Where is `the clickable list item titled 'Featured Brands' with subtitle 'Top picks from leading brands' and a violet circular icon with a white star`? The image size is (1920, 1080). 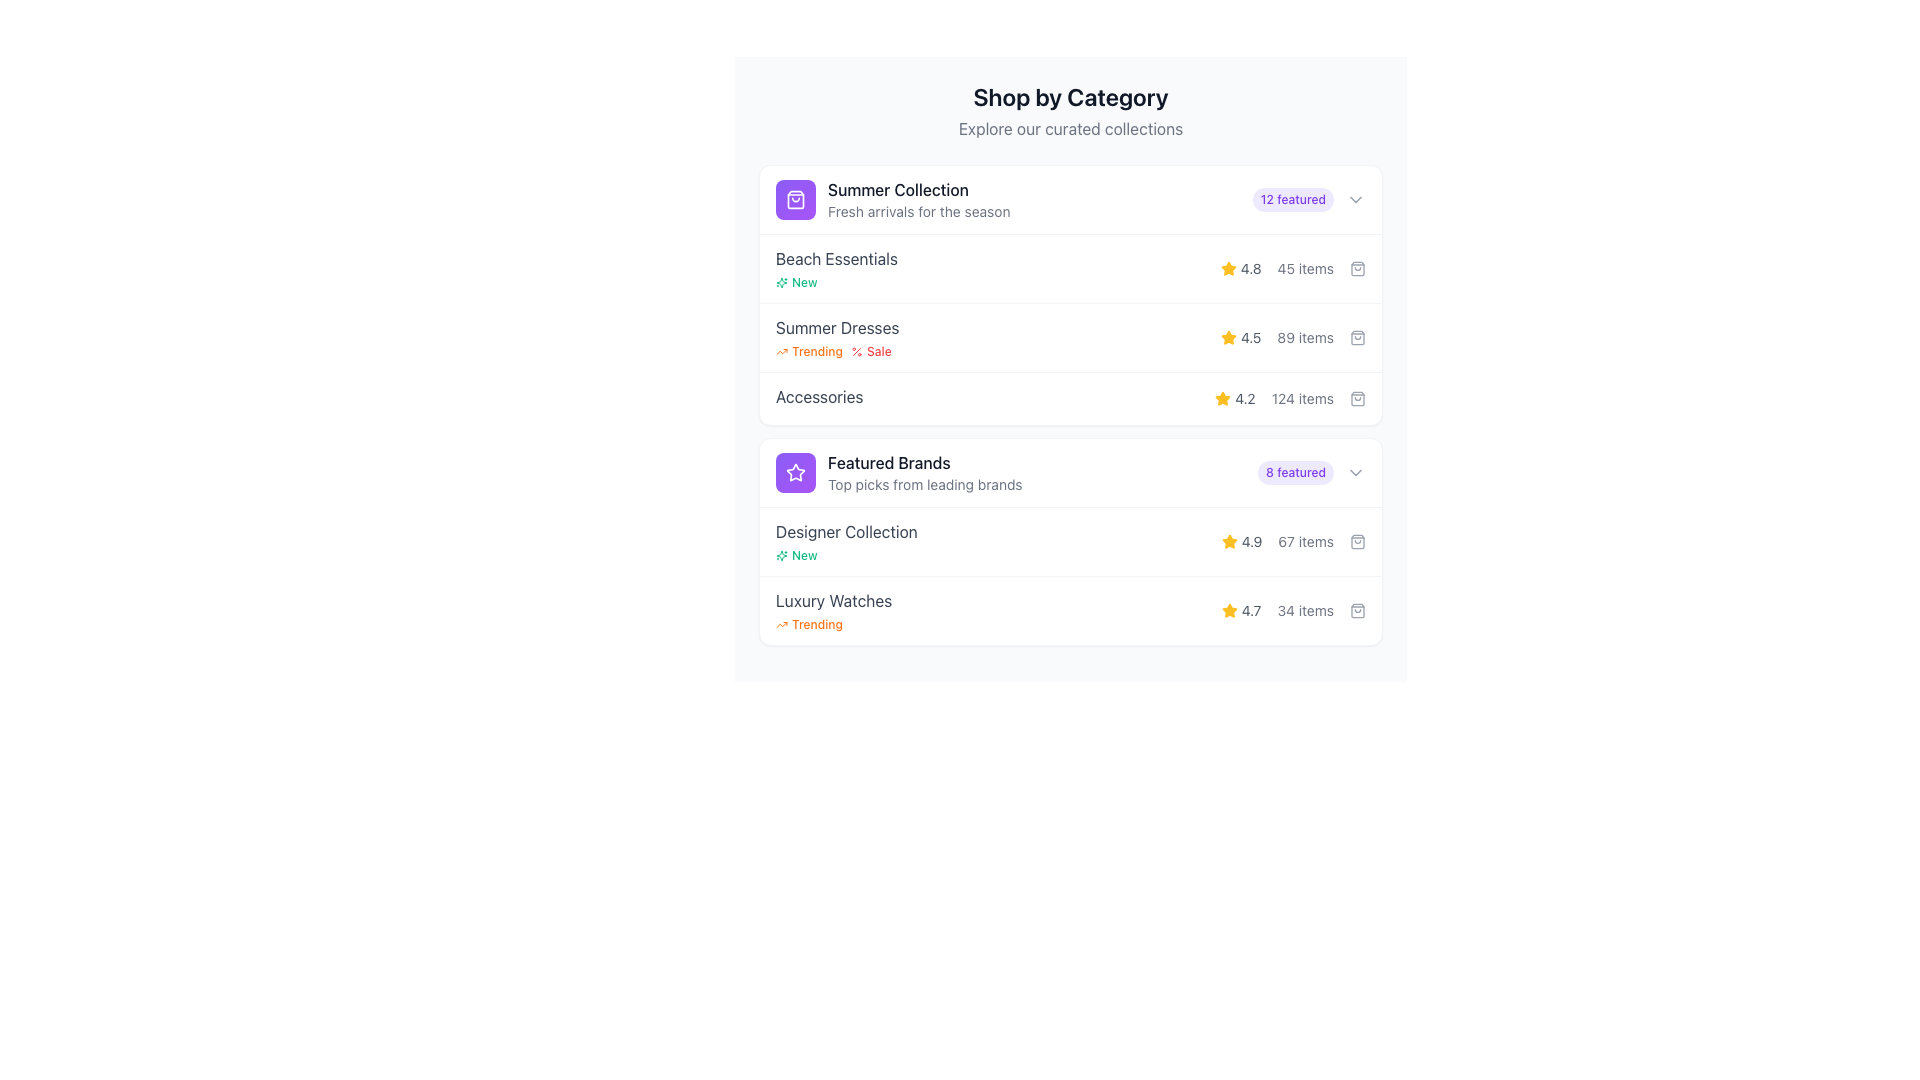 the clickable list item titled 'Featured Brands' with subtitle 'Top picks from leading brands' and a violet circular icon with a white star is located at coordinates (898, 473).